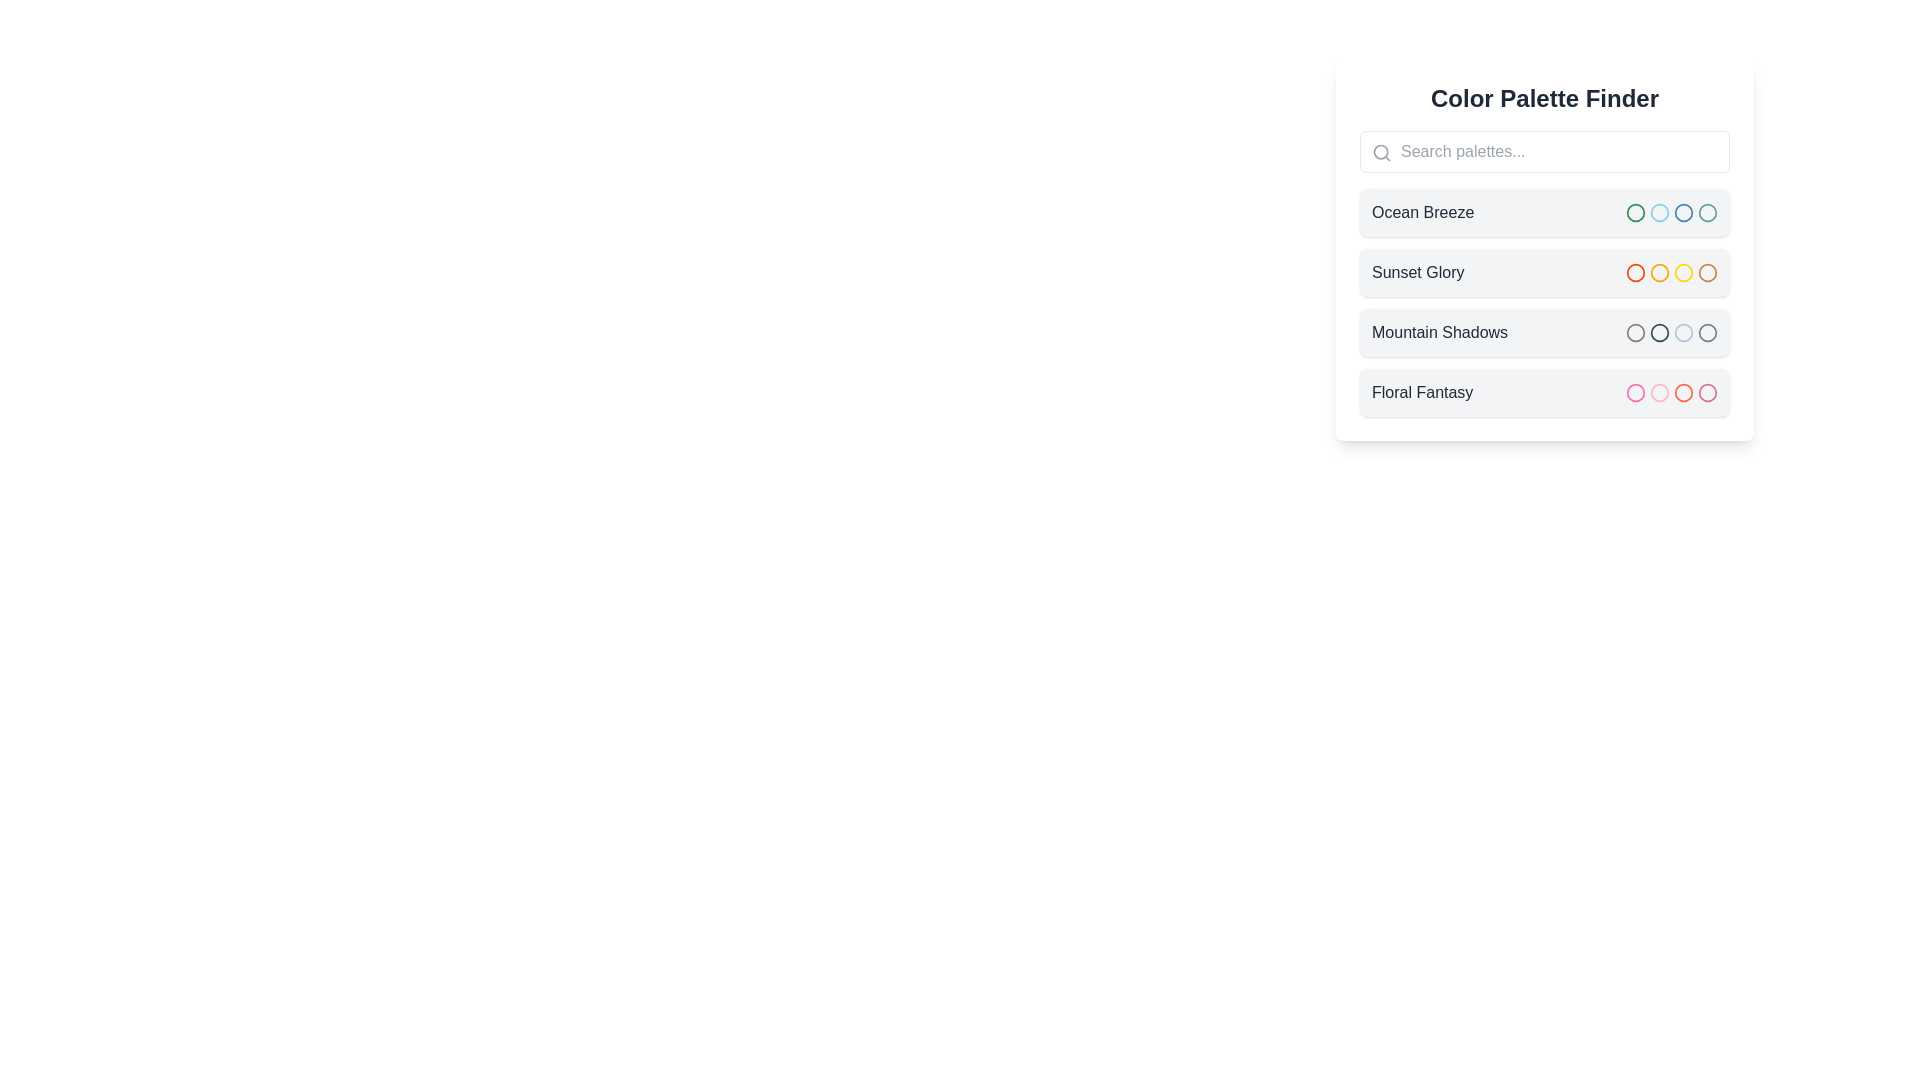 The width and height of the screenshot is (1920, 1080). What do you see at coordinates (1671, 212) in the screenshot?
I see `the individual color circle in the color palette preview associated with the 'Ocean Breeze' name` at bounding box center [1671, 212].